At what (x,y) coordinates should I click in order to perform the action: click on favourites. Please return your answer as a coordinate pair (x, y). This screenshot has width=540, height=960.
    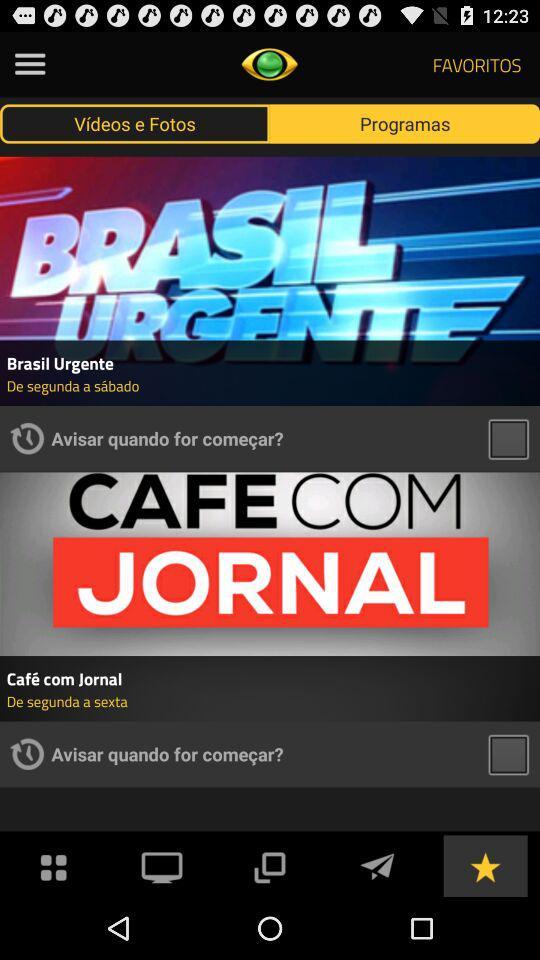
    Looking at the image, I should click on (484, 864).